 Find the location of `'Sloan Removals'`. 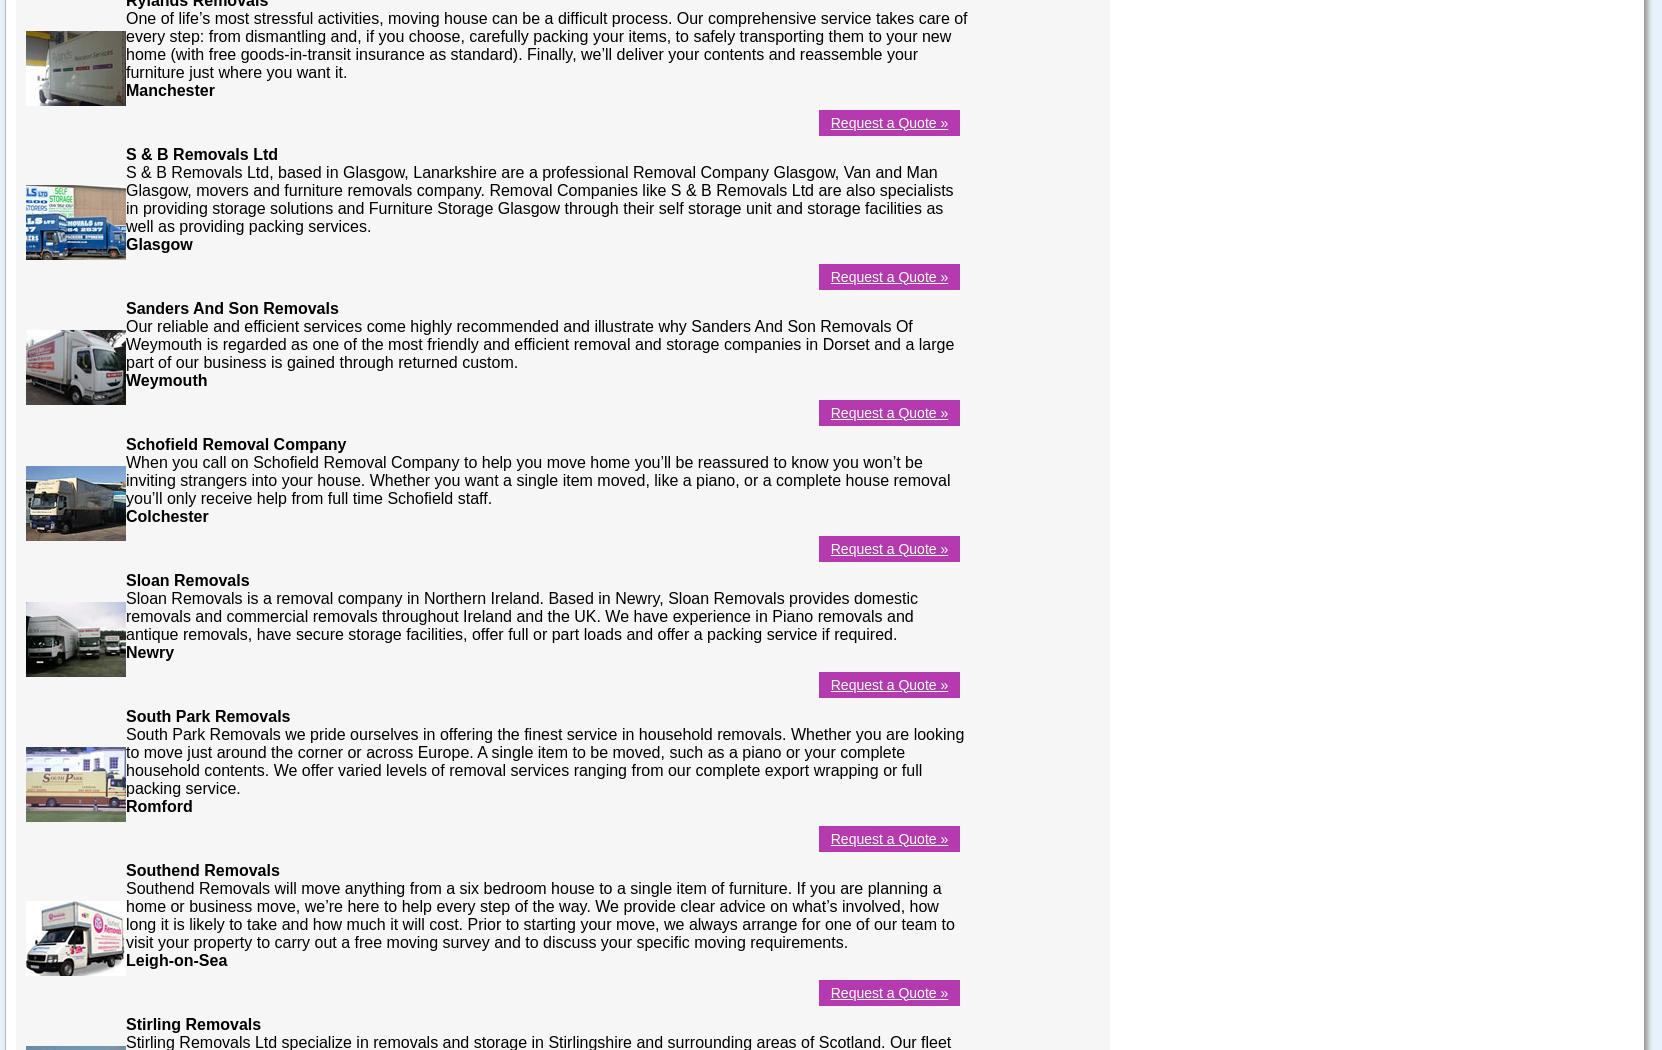

'Sloan Removals' is located at coordinates (186, 578).